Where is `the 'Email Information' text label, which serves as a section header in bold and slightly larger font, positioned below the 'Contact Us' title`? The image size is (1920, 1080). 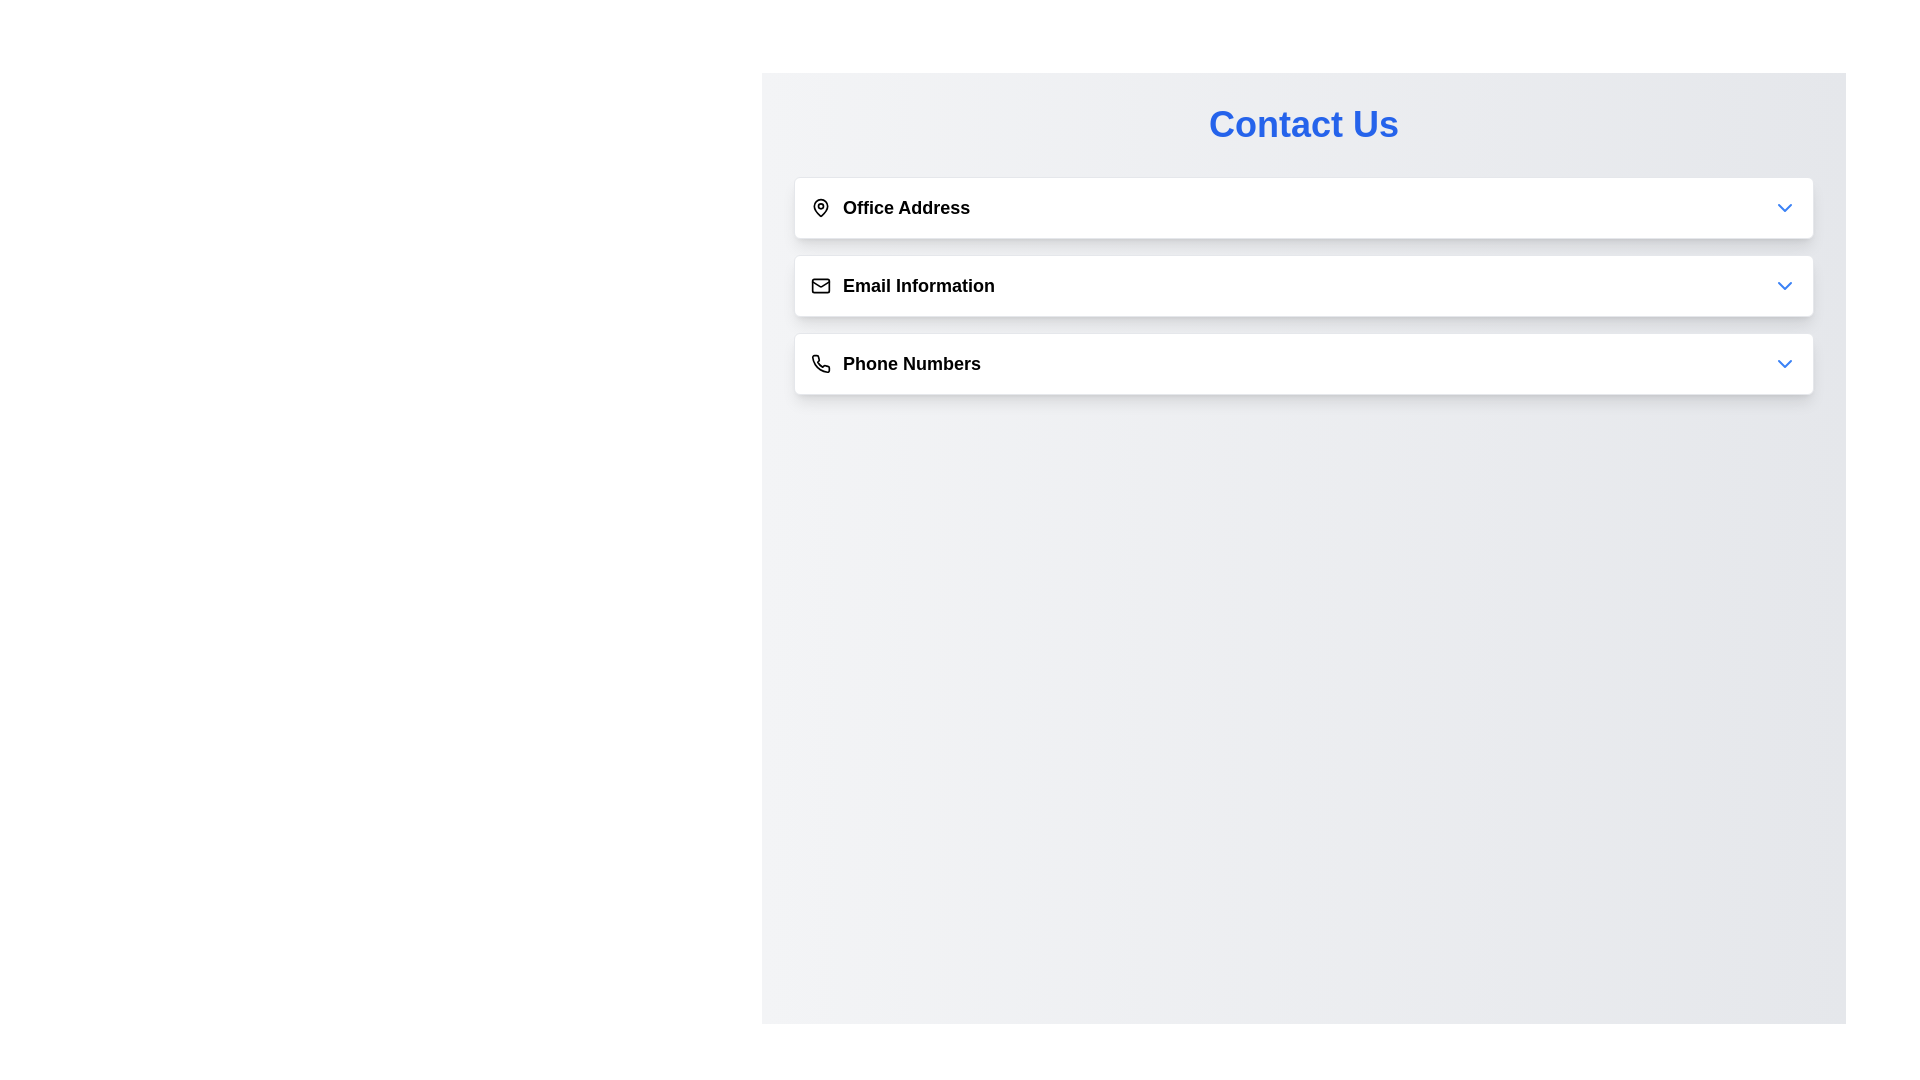 the 'Email Information' text label, which serves as a section header in bold and slightly larger font, positioned below the 'Contact Us' title is located at coordinates (918, 285).